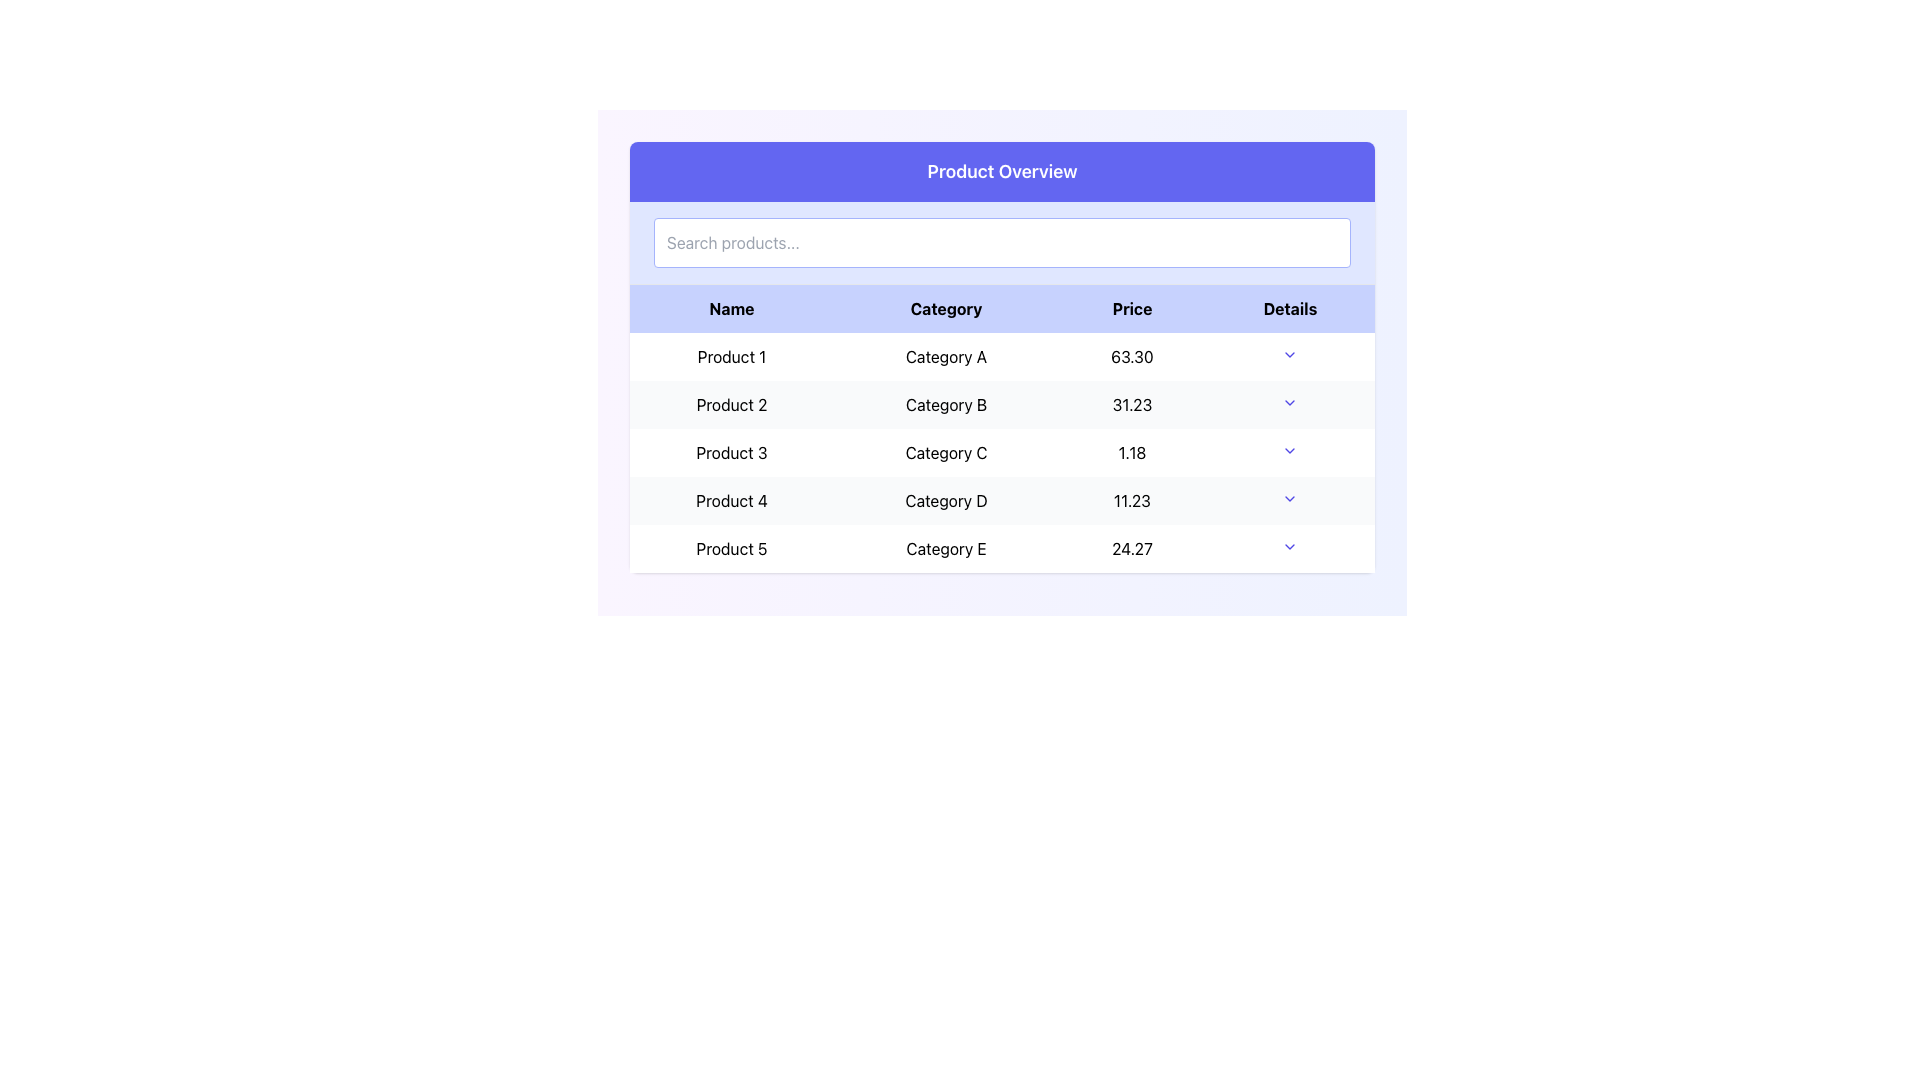 Image resolution: width=1920 pixels, height=1080 pixels. Describe the element at coordinates (1290, 497) in the screenshot. I see `the downward-pointing chevron icon in the 'Details' column of the 'Product 4' row` at that location.